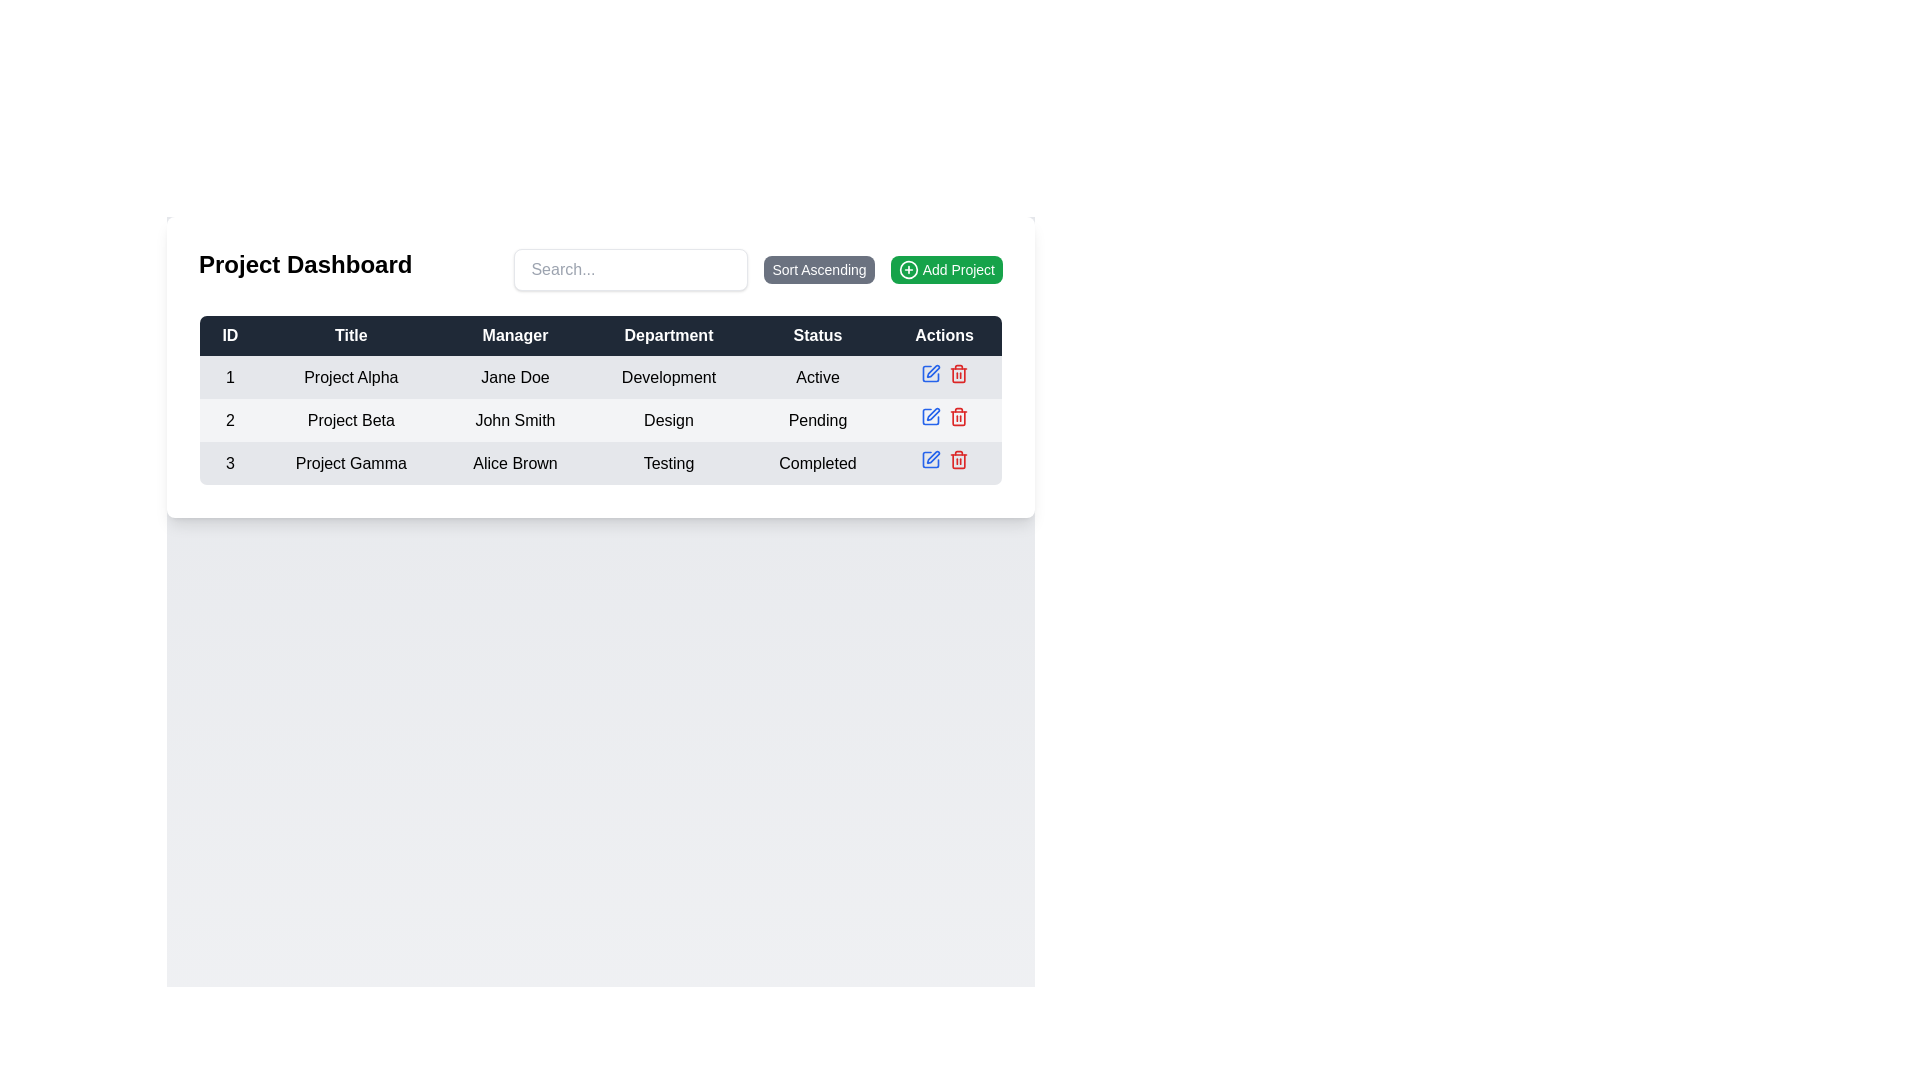 The height and width of the screenshot is (1080, 1920). Describe the element at coordinates (515, 334) in the screenshot. I see `the header label for the 'Manager' column in the table, which is located in the third column between 'Title' and 'Department'` at that location.